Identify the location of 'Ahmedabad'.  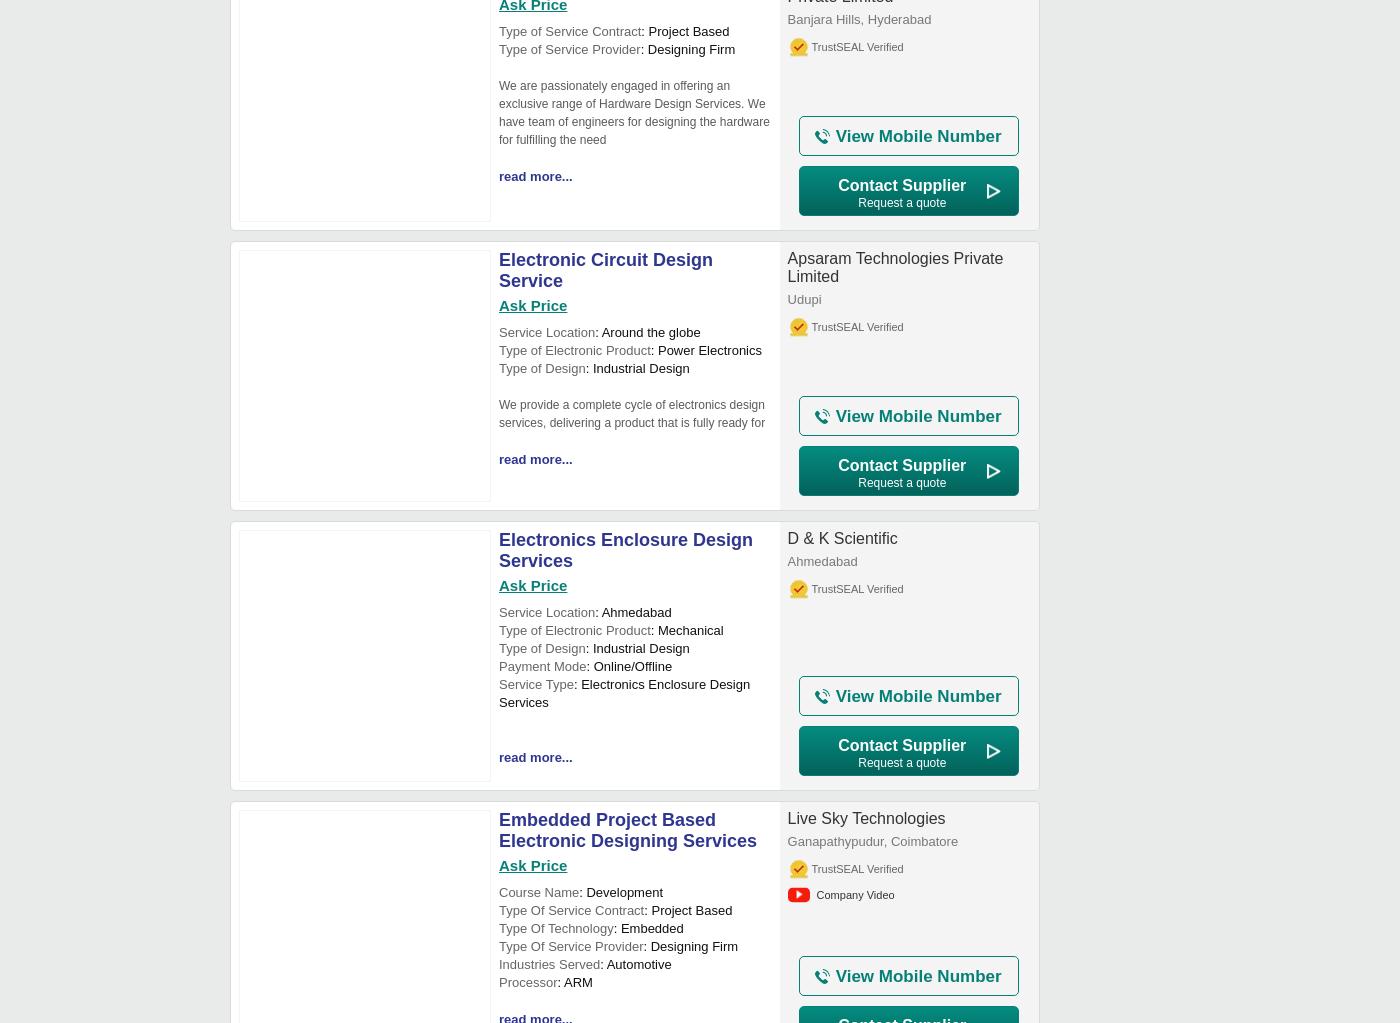
(821, 561).